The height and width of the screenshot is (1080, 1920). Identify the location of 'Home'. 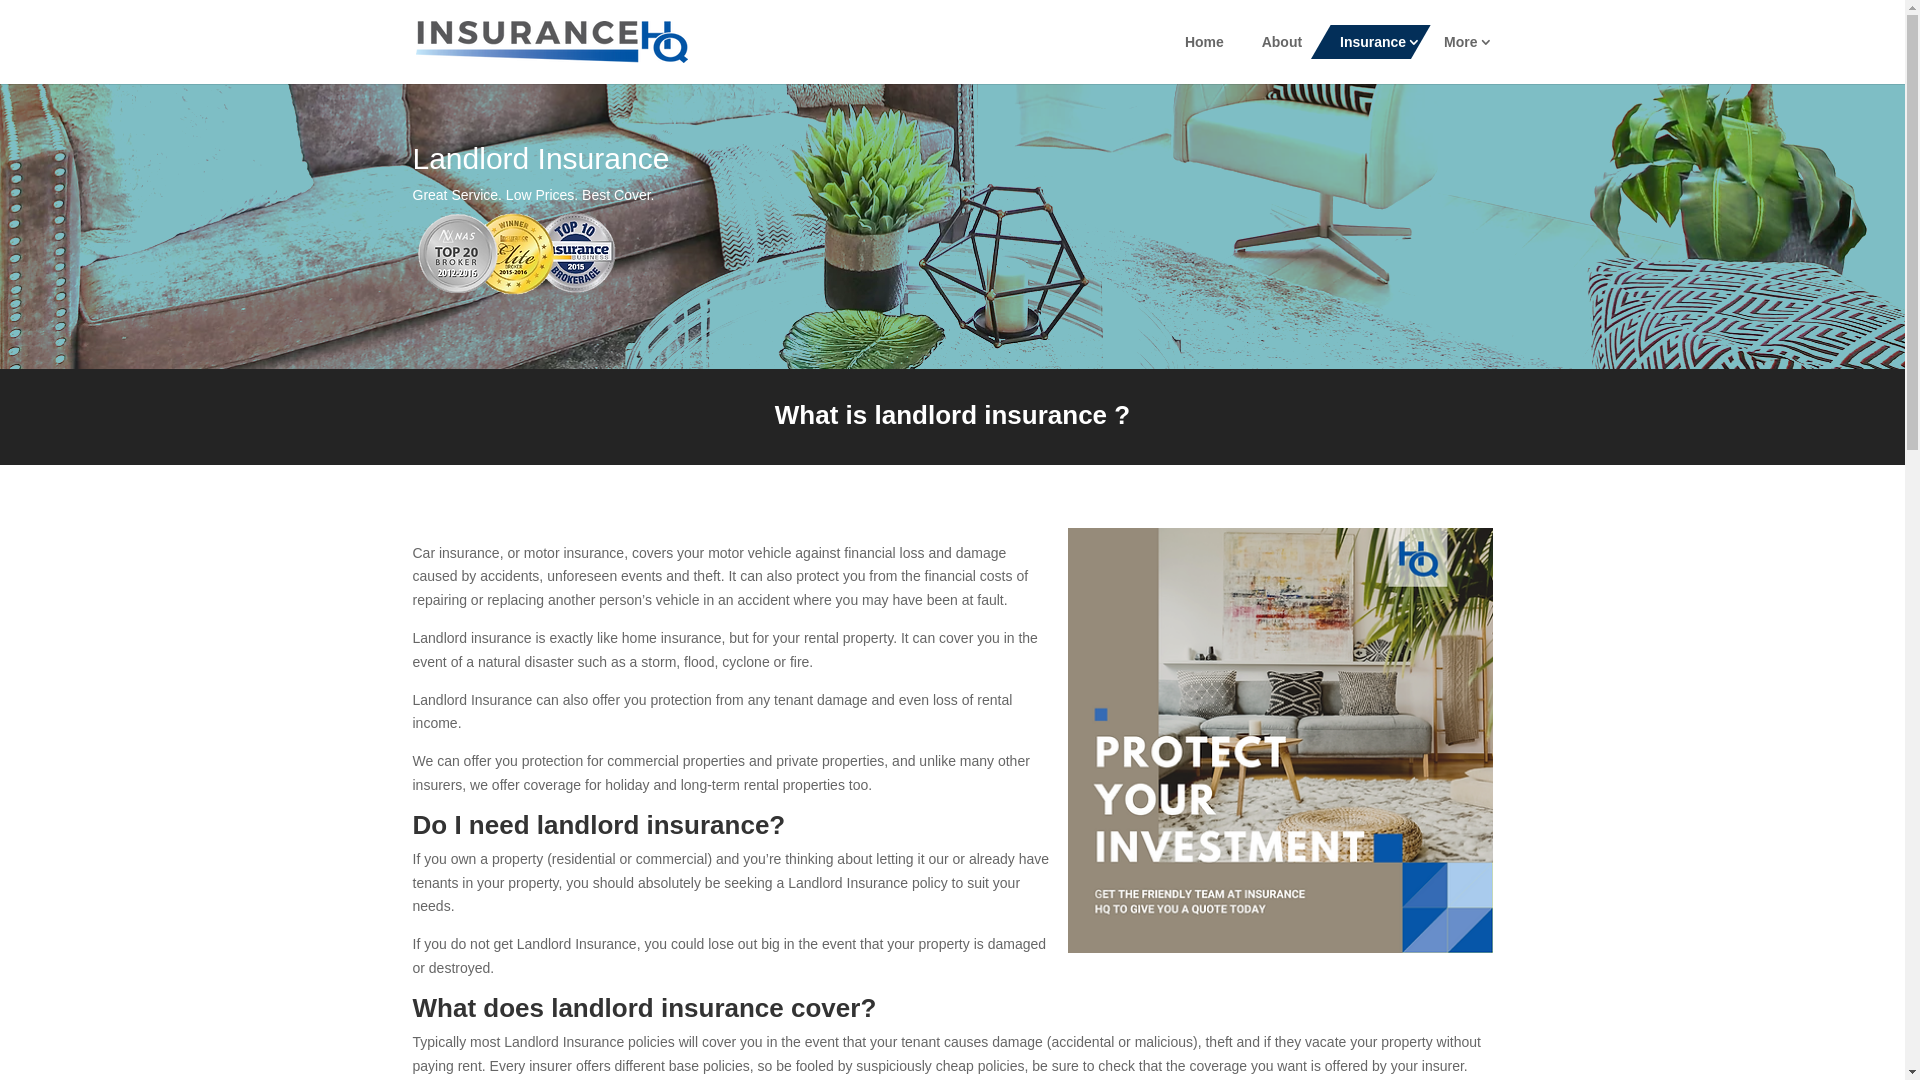
(1203, 42).